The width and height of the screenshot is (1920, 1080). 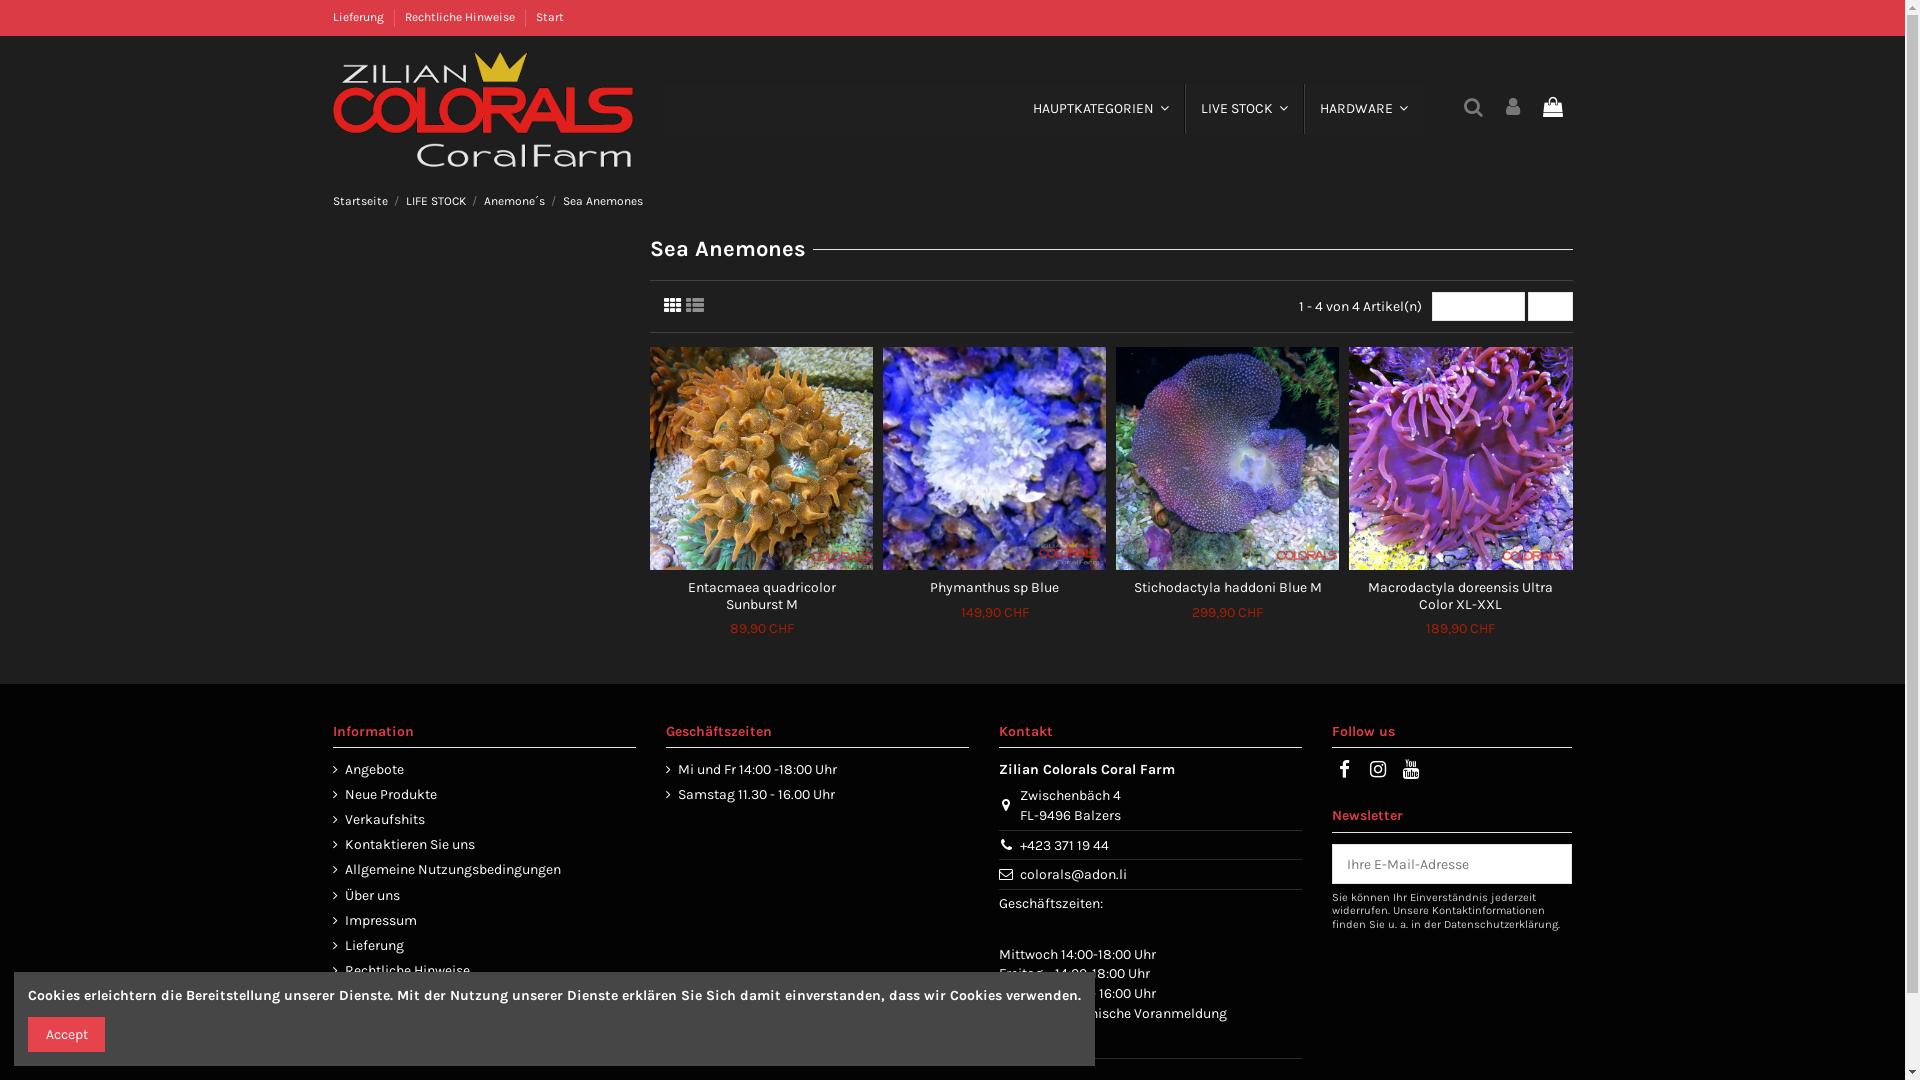 What do you see at coordinates (960, 611) in the screenshot?
I see `'149,90 CHF'` at bounding box center [960, 611].